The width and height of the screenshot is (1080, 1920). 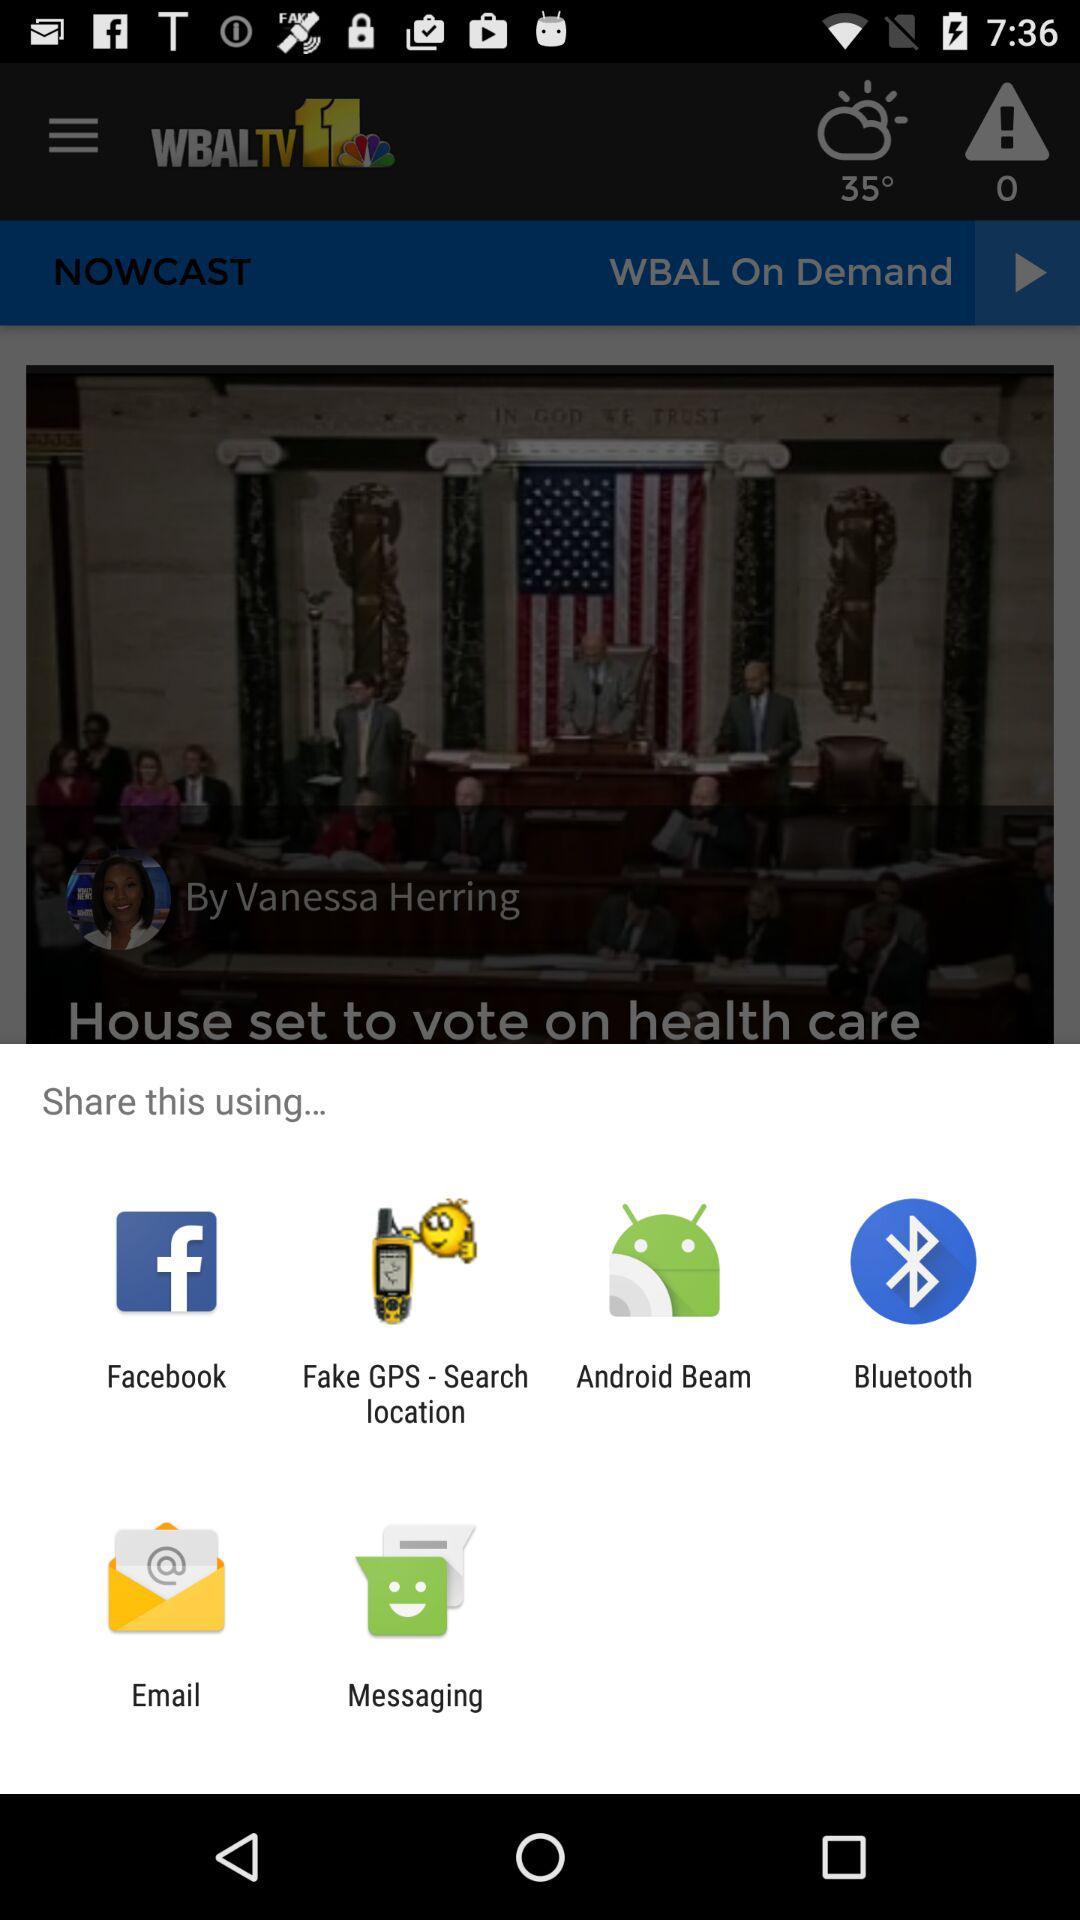 What do you see at coordinates (414, 1711) in the screenshot?
I see `the messaging icon` at bounding box center [414, 1711].